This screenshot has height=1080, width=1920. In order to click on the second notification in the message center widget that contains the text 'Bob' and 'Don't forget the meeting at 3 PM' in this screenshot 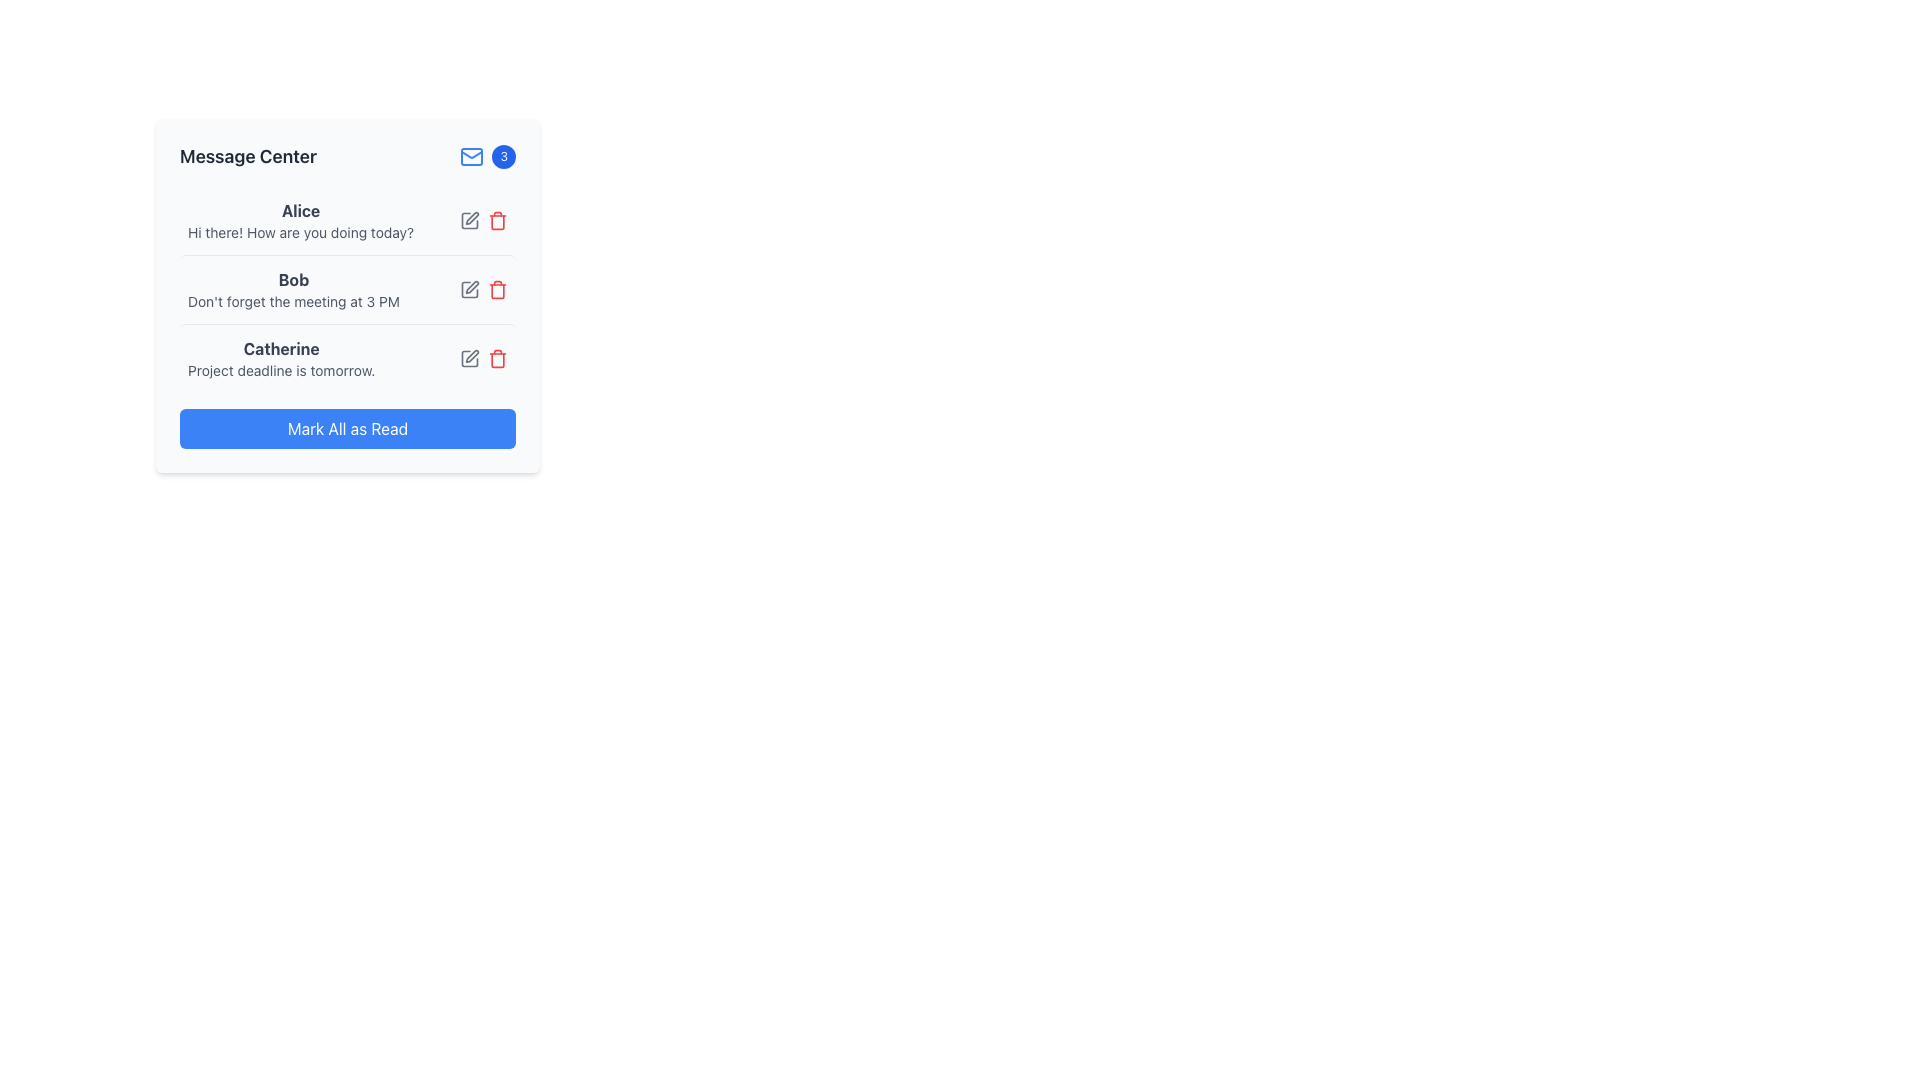, I will do `click(347, 289)`.